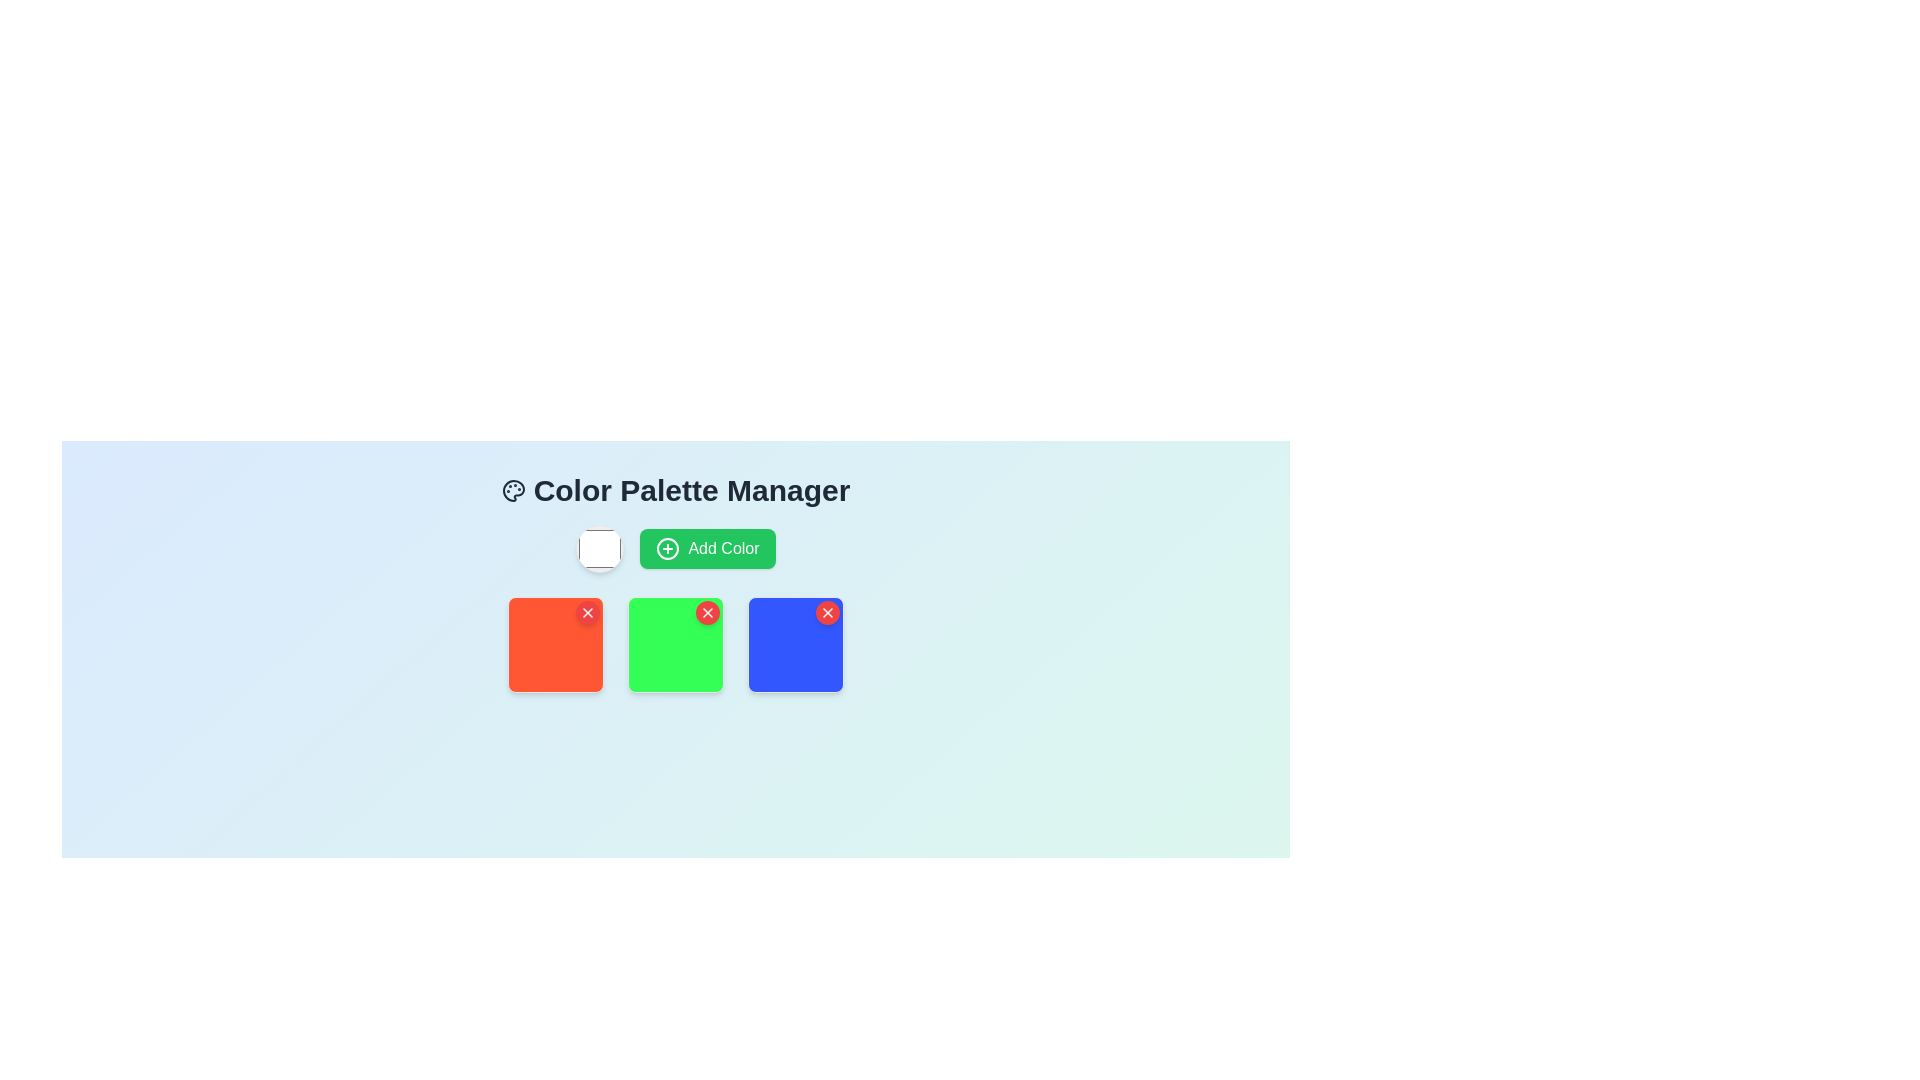 The width and height of the screenshot is (1920, 1080). What do you see at coordinates (513, 490) in the screenshot?
I see `the color palette management icon located to the left of the 'Color Palette Manager' title text` at bounding box center [513, 490].